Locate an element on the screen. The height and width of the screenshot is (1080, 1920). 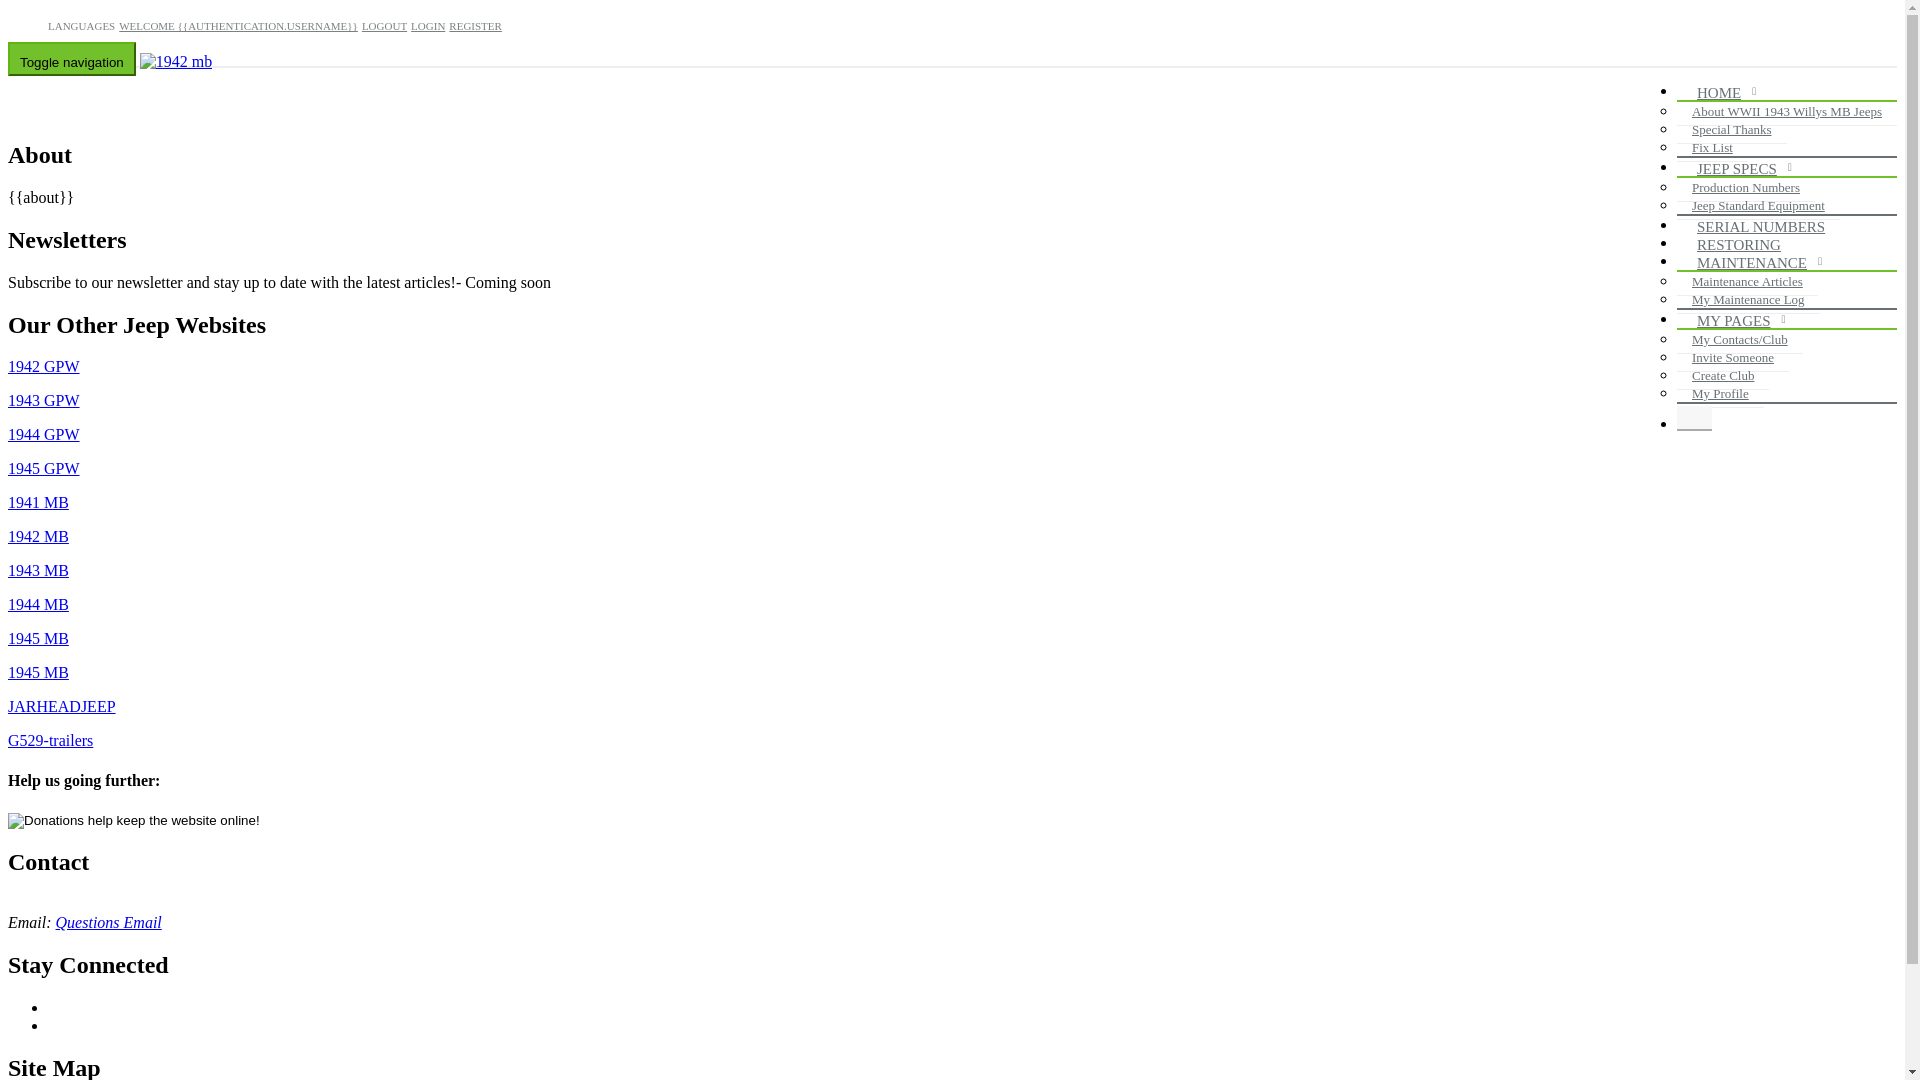
'Production Numbers' is located at coordinates (1745, 188).